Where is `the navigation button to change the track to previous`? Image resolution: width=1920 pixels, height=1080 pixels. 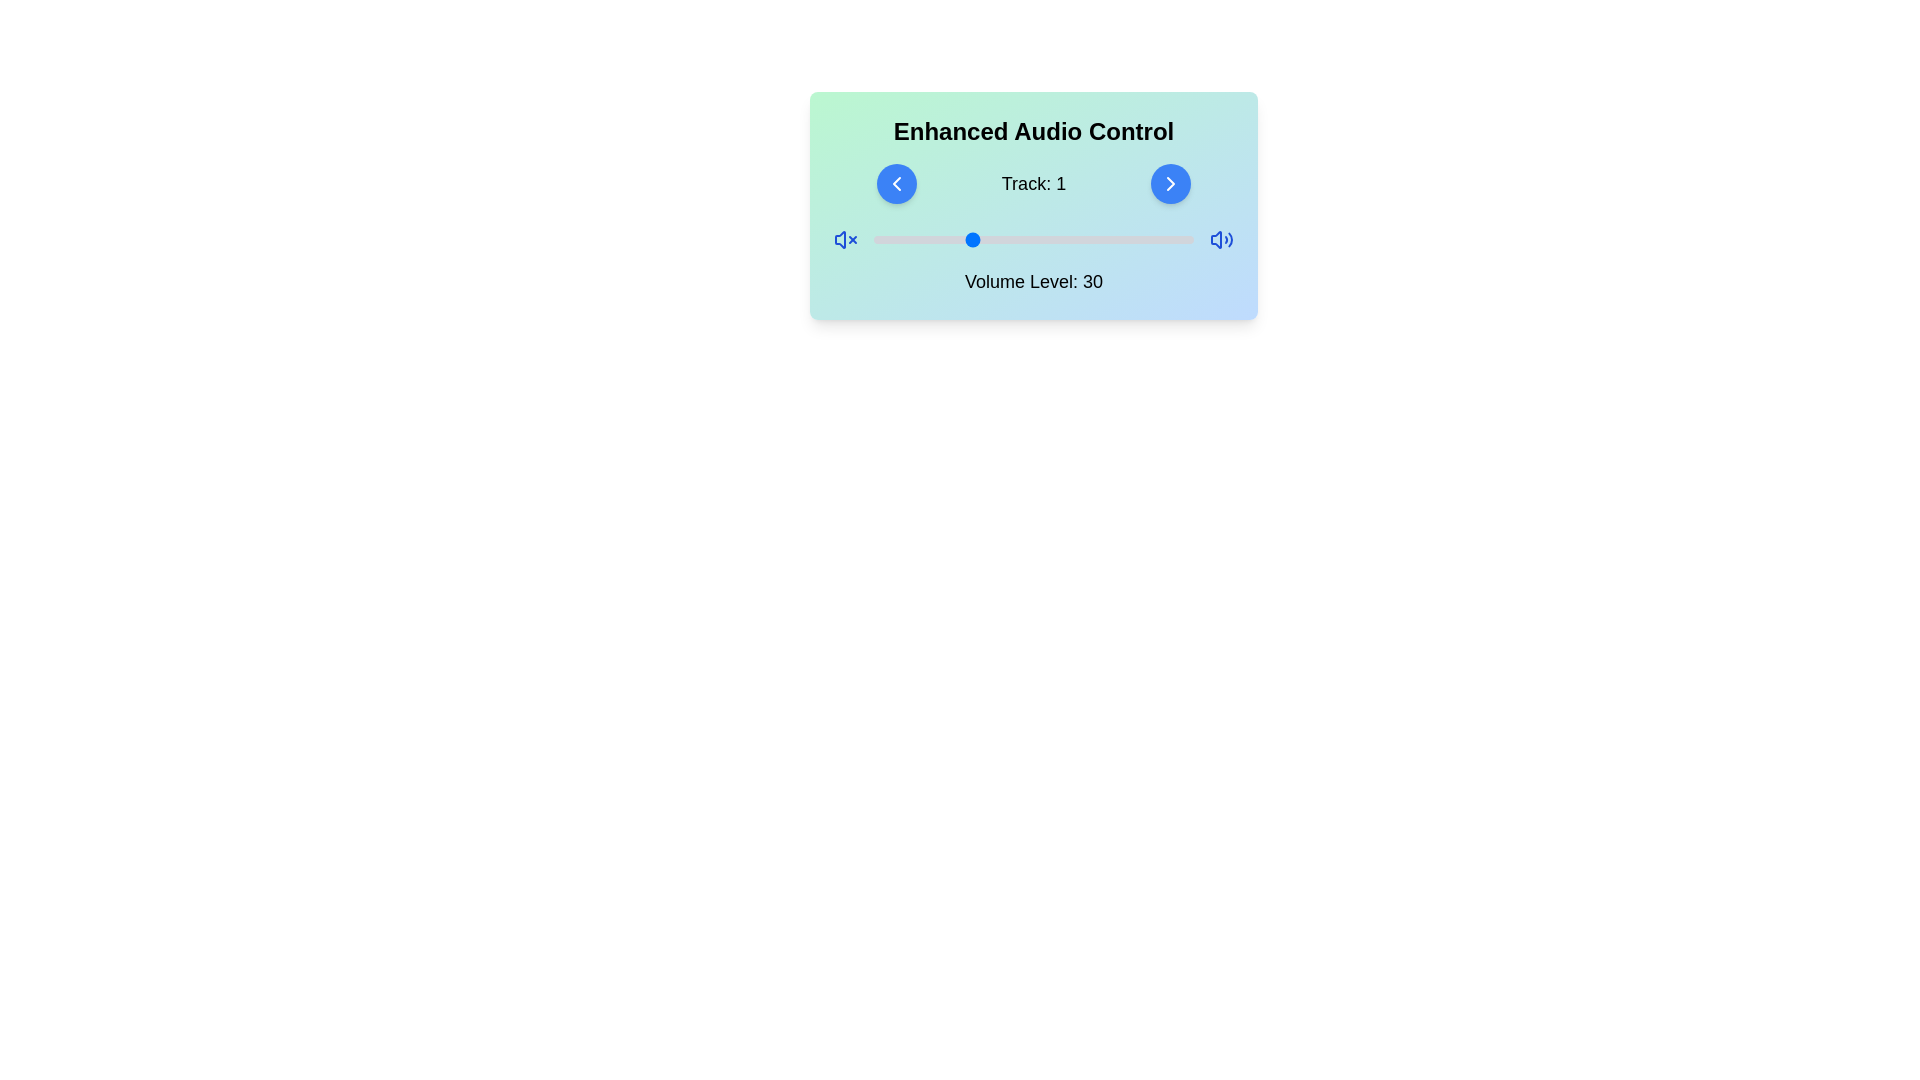 the navigation button to change the track to previous is located at coordinates (895, 184).